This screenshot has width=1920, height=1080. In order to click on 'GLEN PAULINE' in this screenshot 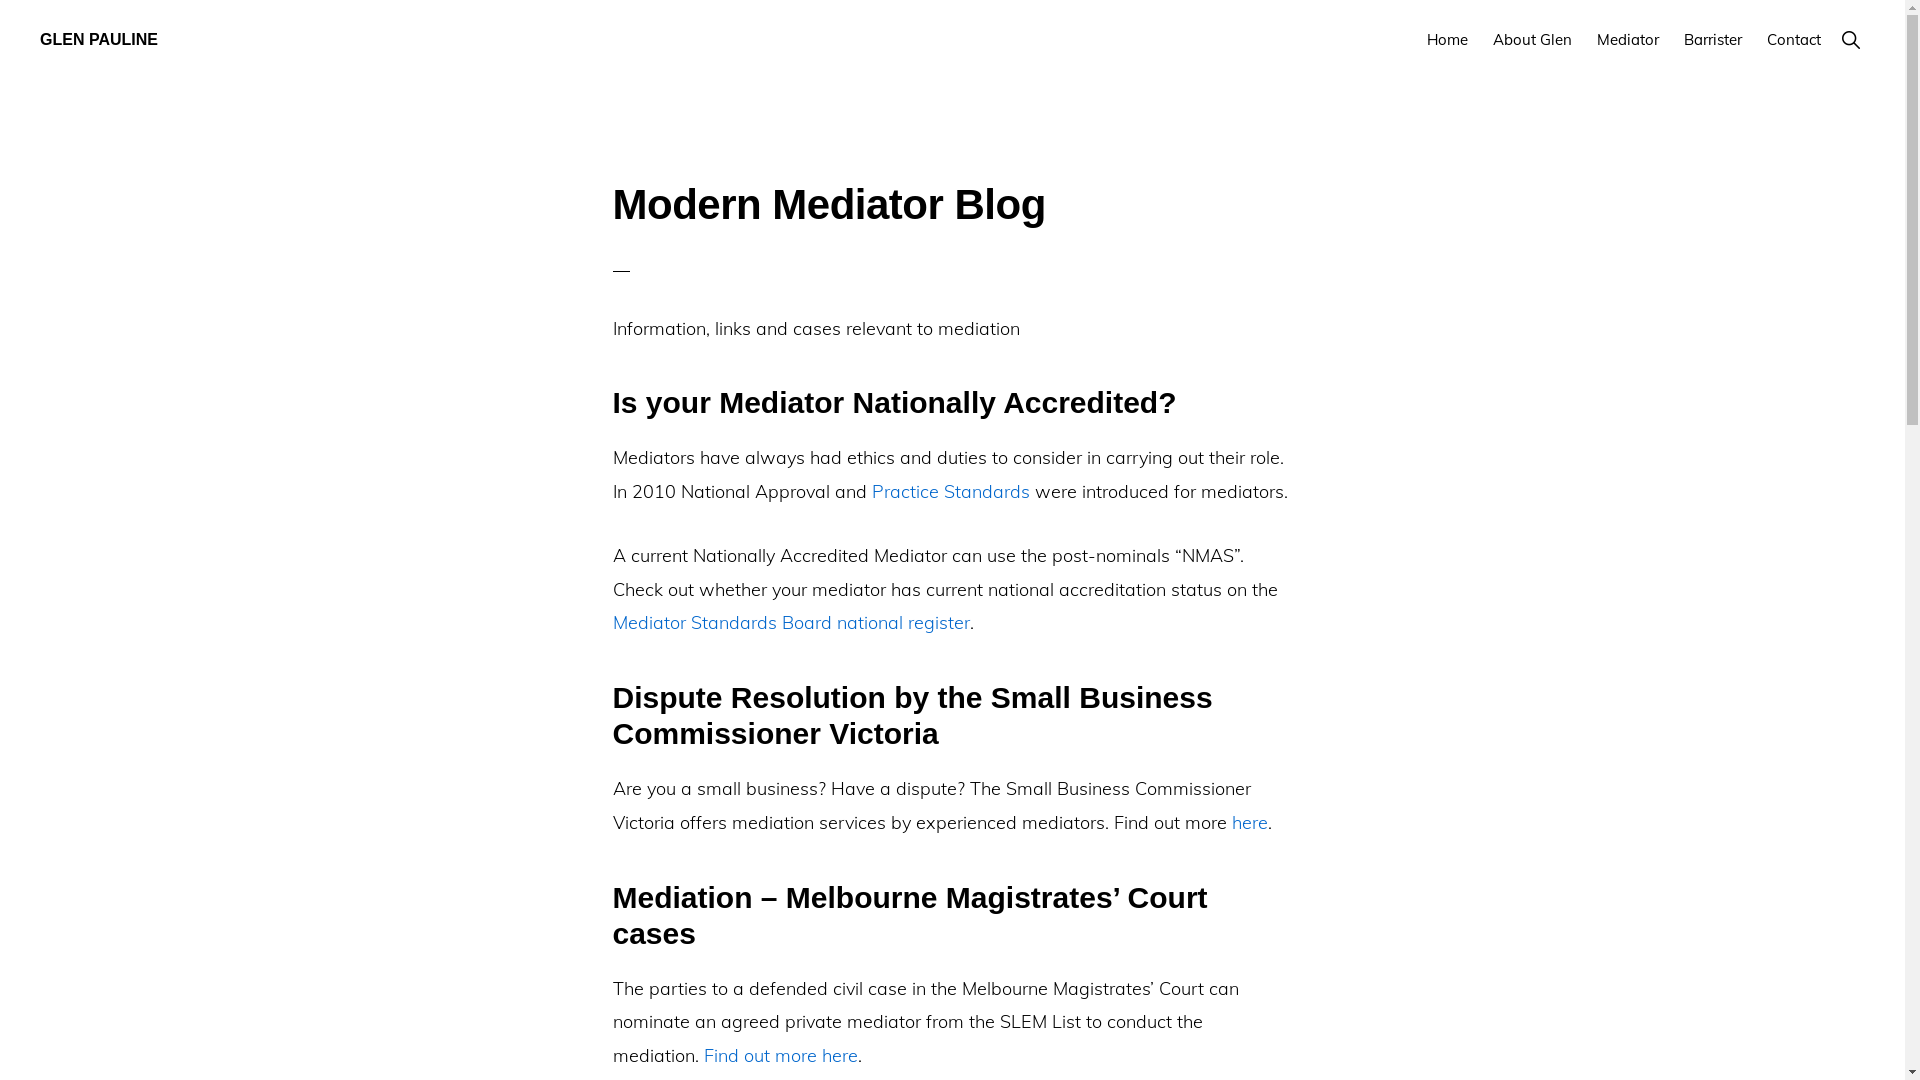, I will do `click(98, 39)`.